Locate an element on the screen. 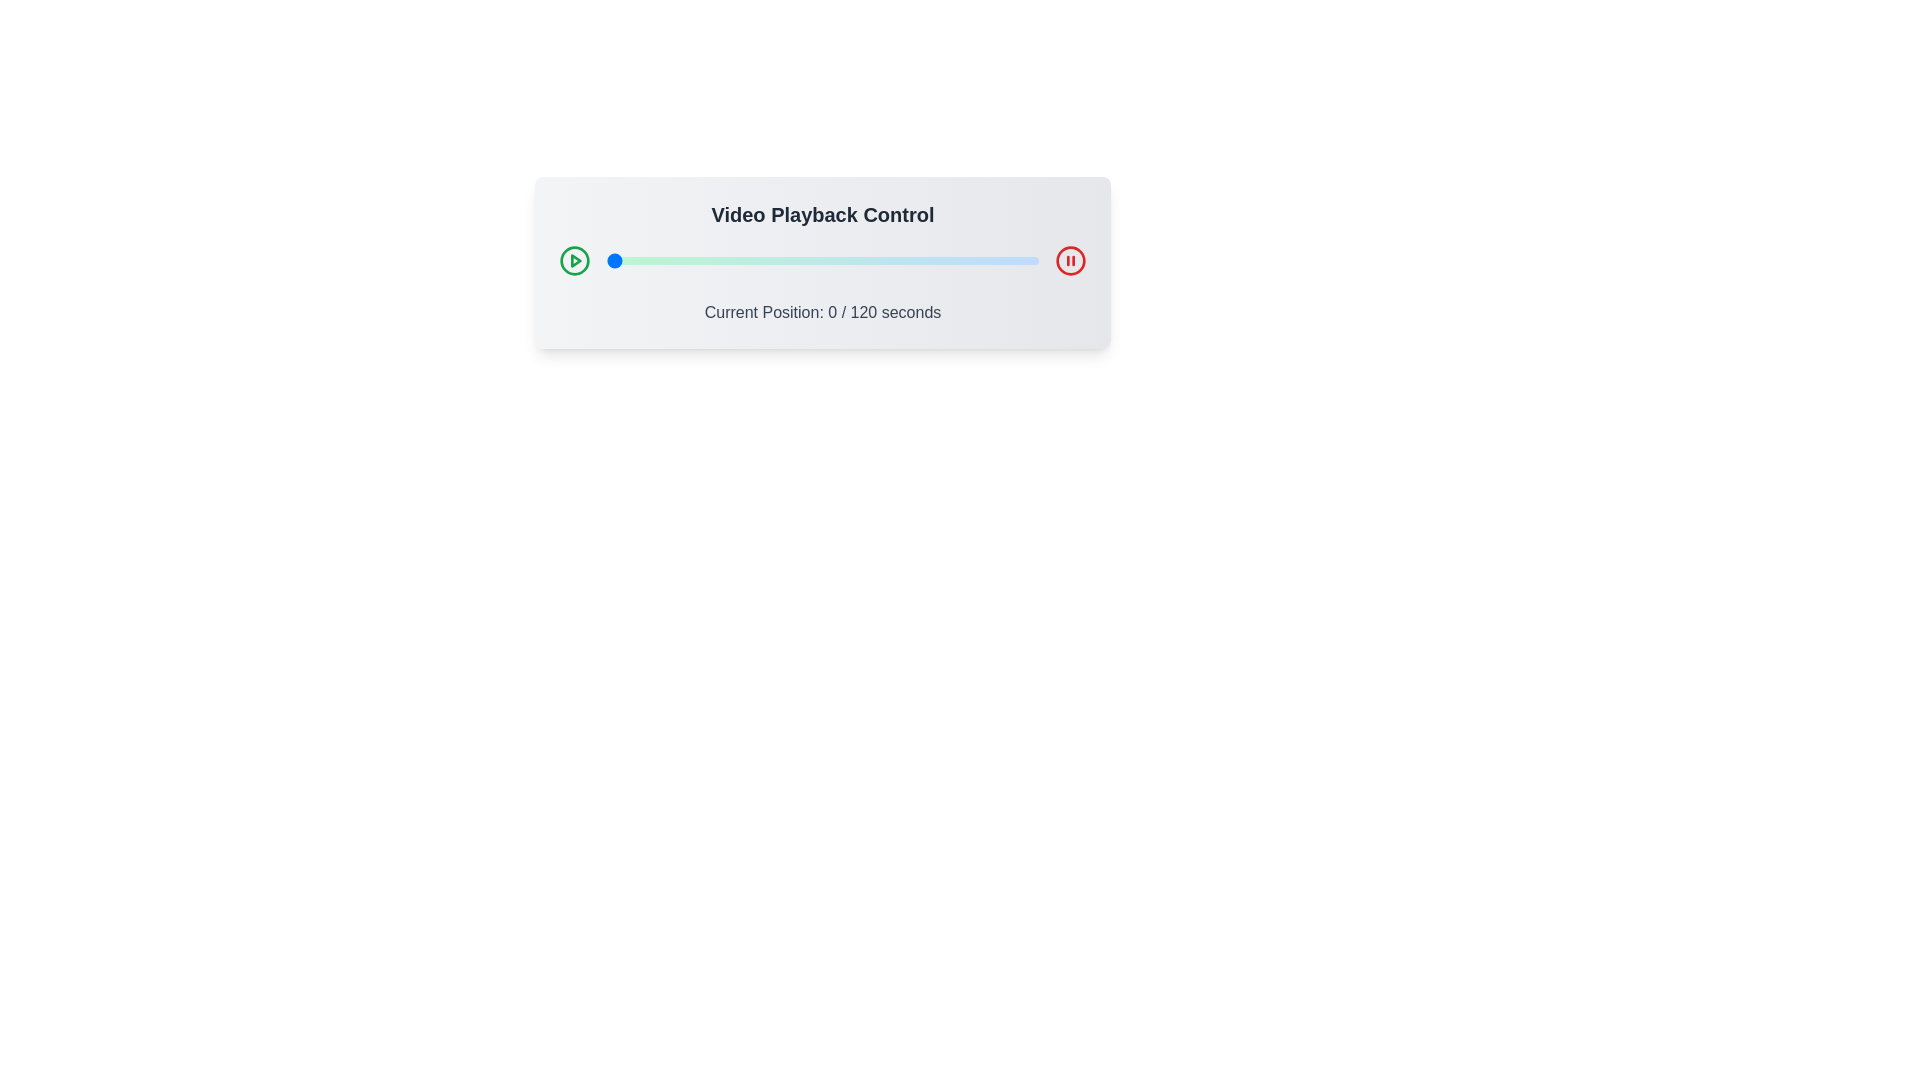  the video playback slider to 102 seconds is located at coordinates (974, 260).